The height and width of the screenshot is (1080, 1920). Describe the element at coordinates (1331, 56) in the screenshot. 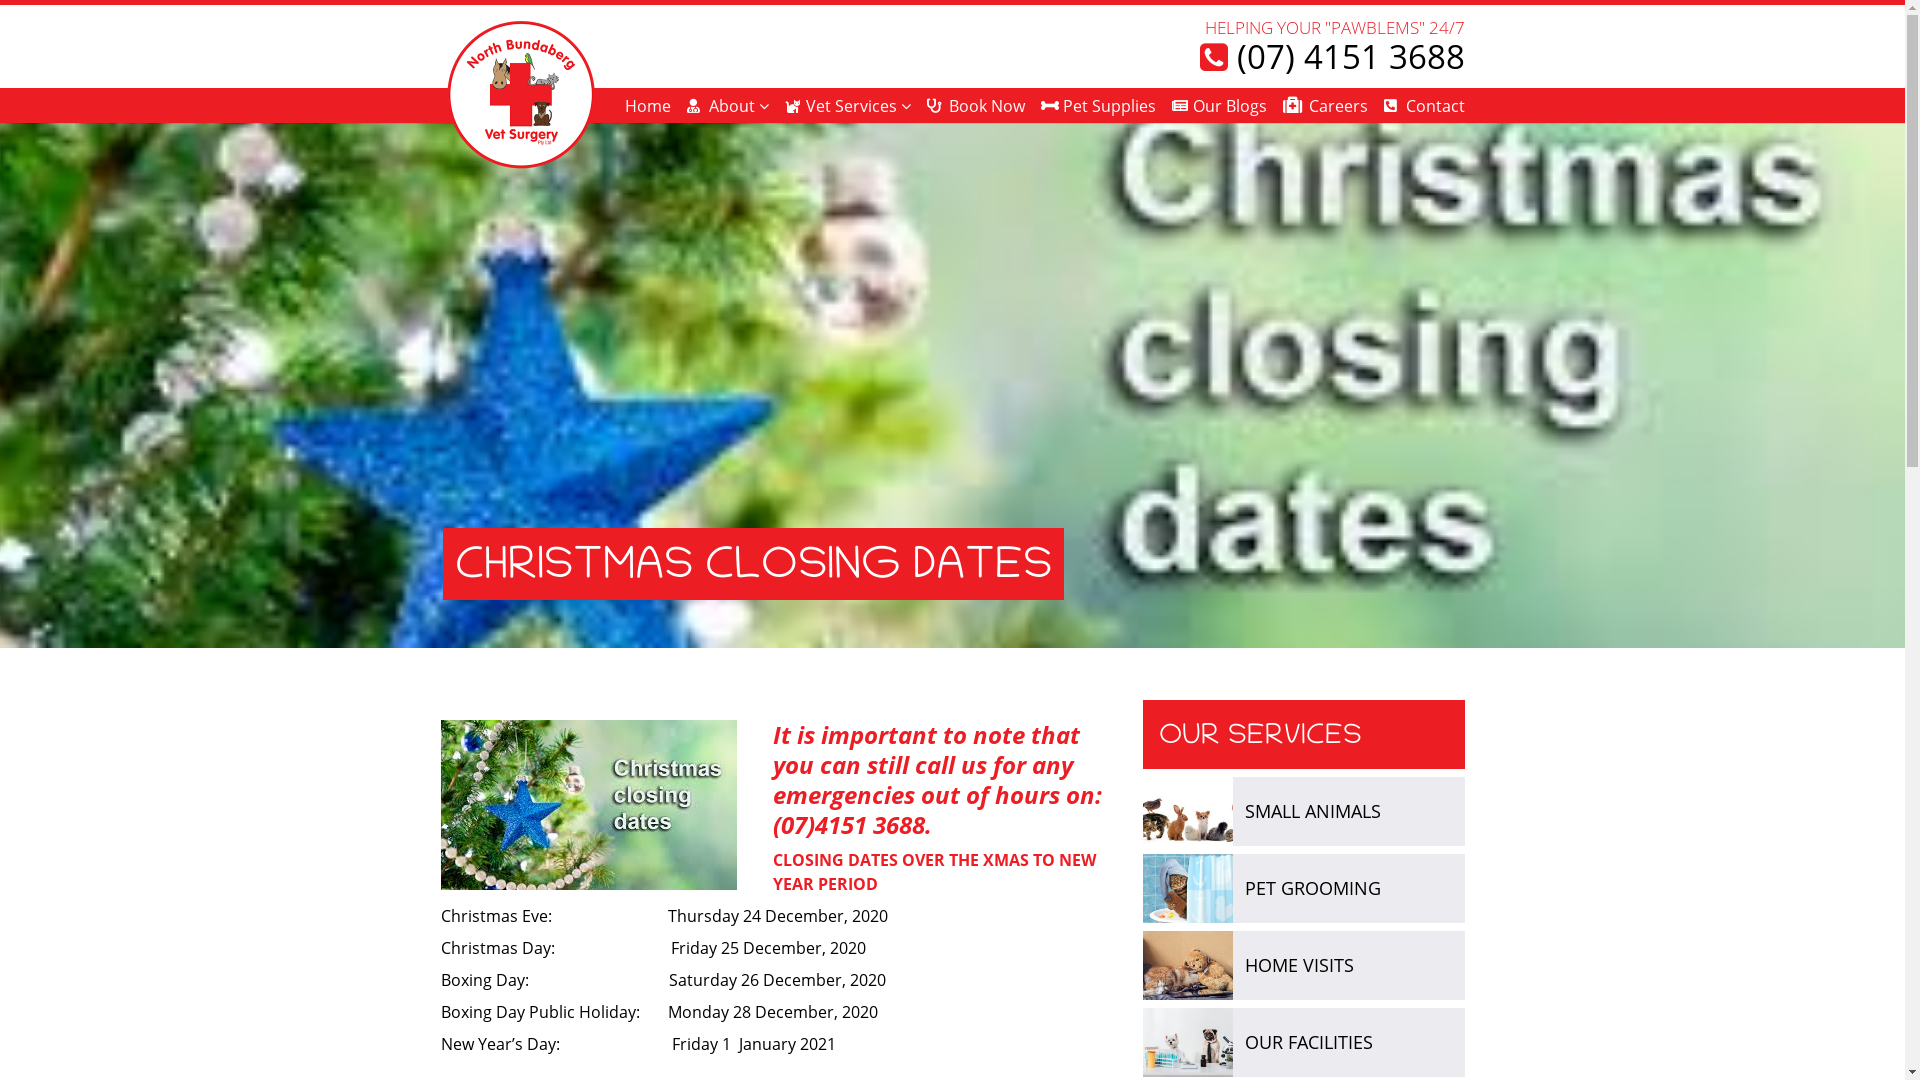

I see `'(07) 4151 3688'` at that location.